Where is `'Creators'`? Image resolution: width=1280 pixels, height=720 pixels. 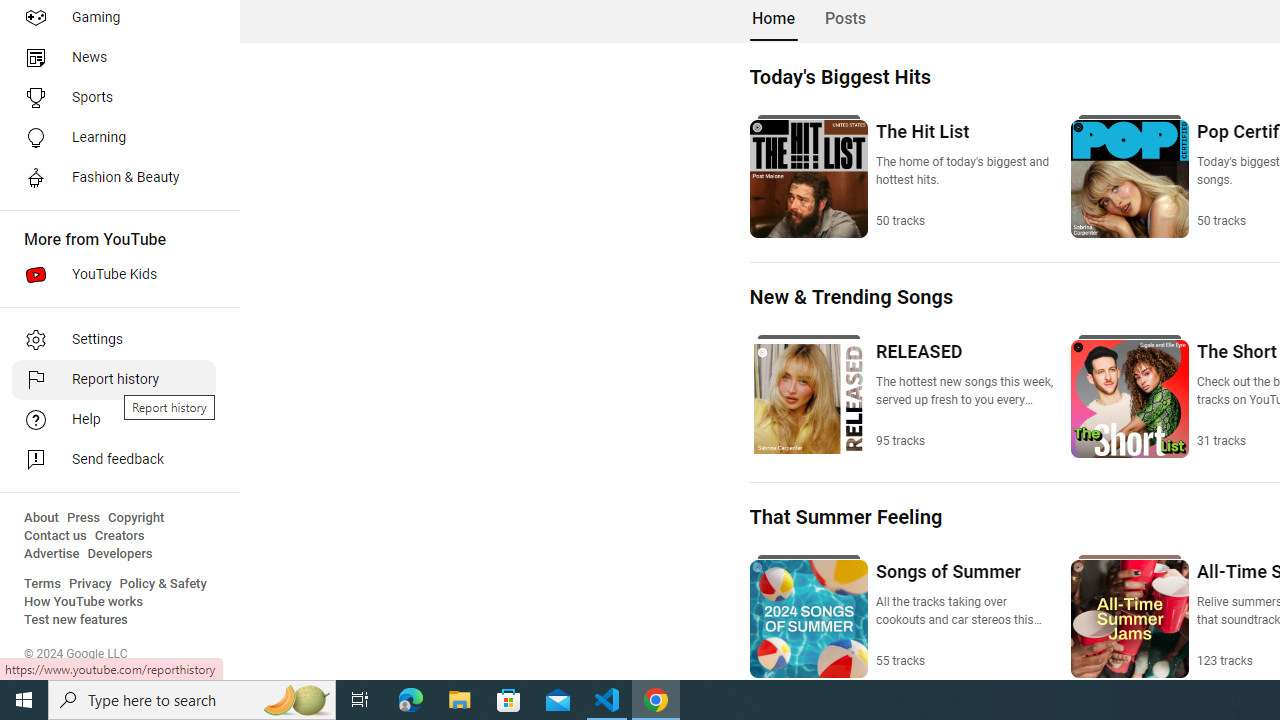 'Creators' is located at coordinates (118, 535).